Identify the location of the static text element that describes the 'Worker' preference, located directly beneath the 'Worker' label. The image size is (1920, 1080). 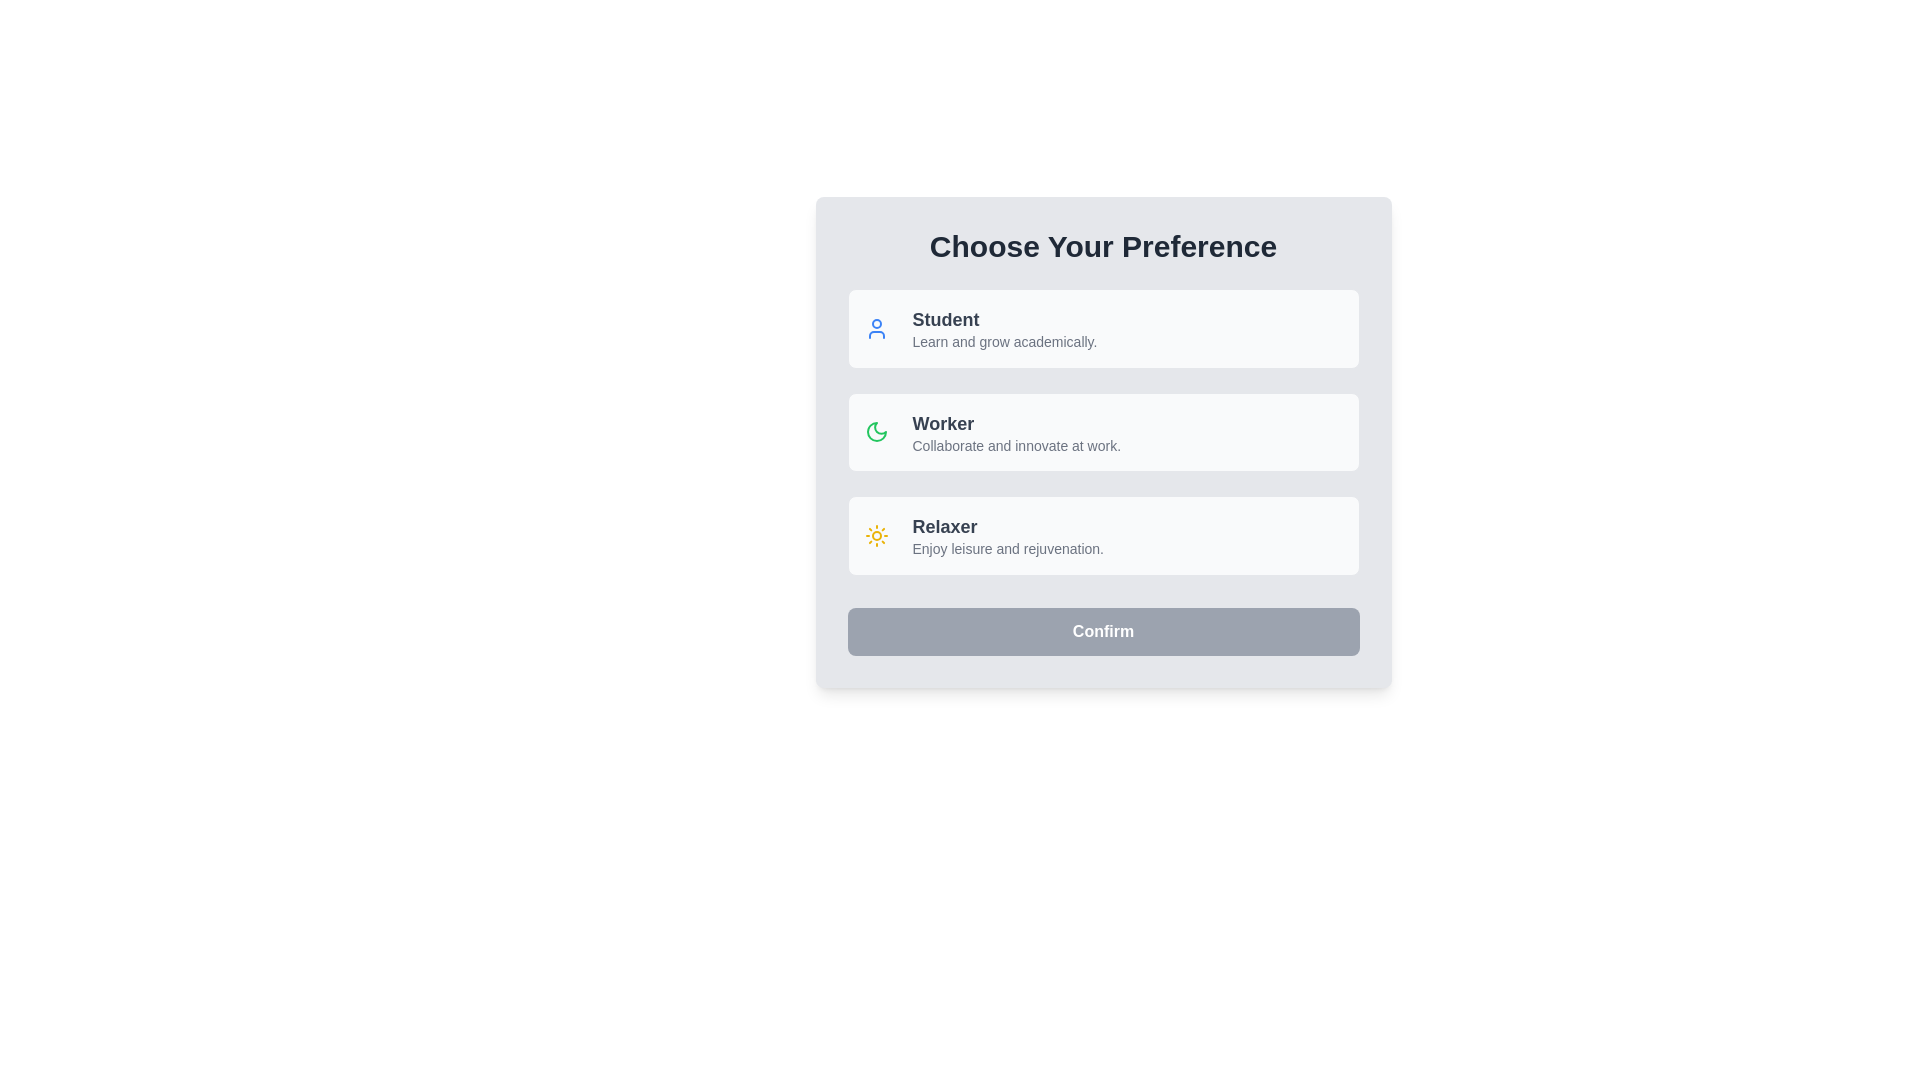
(1016, 445).